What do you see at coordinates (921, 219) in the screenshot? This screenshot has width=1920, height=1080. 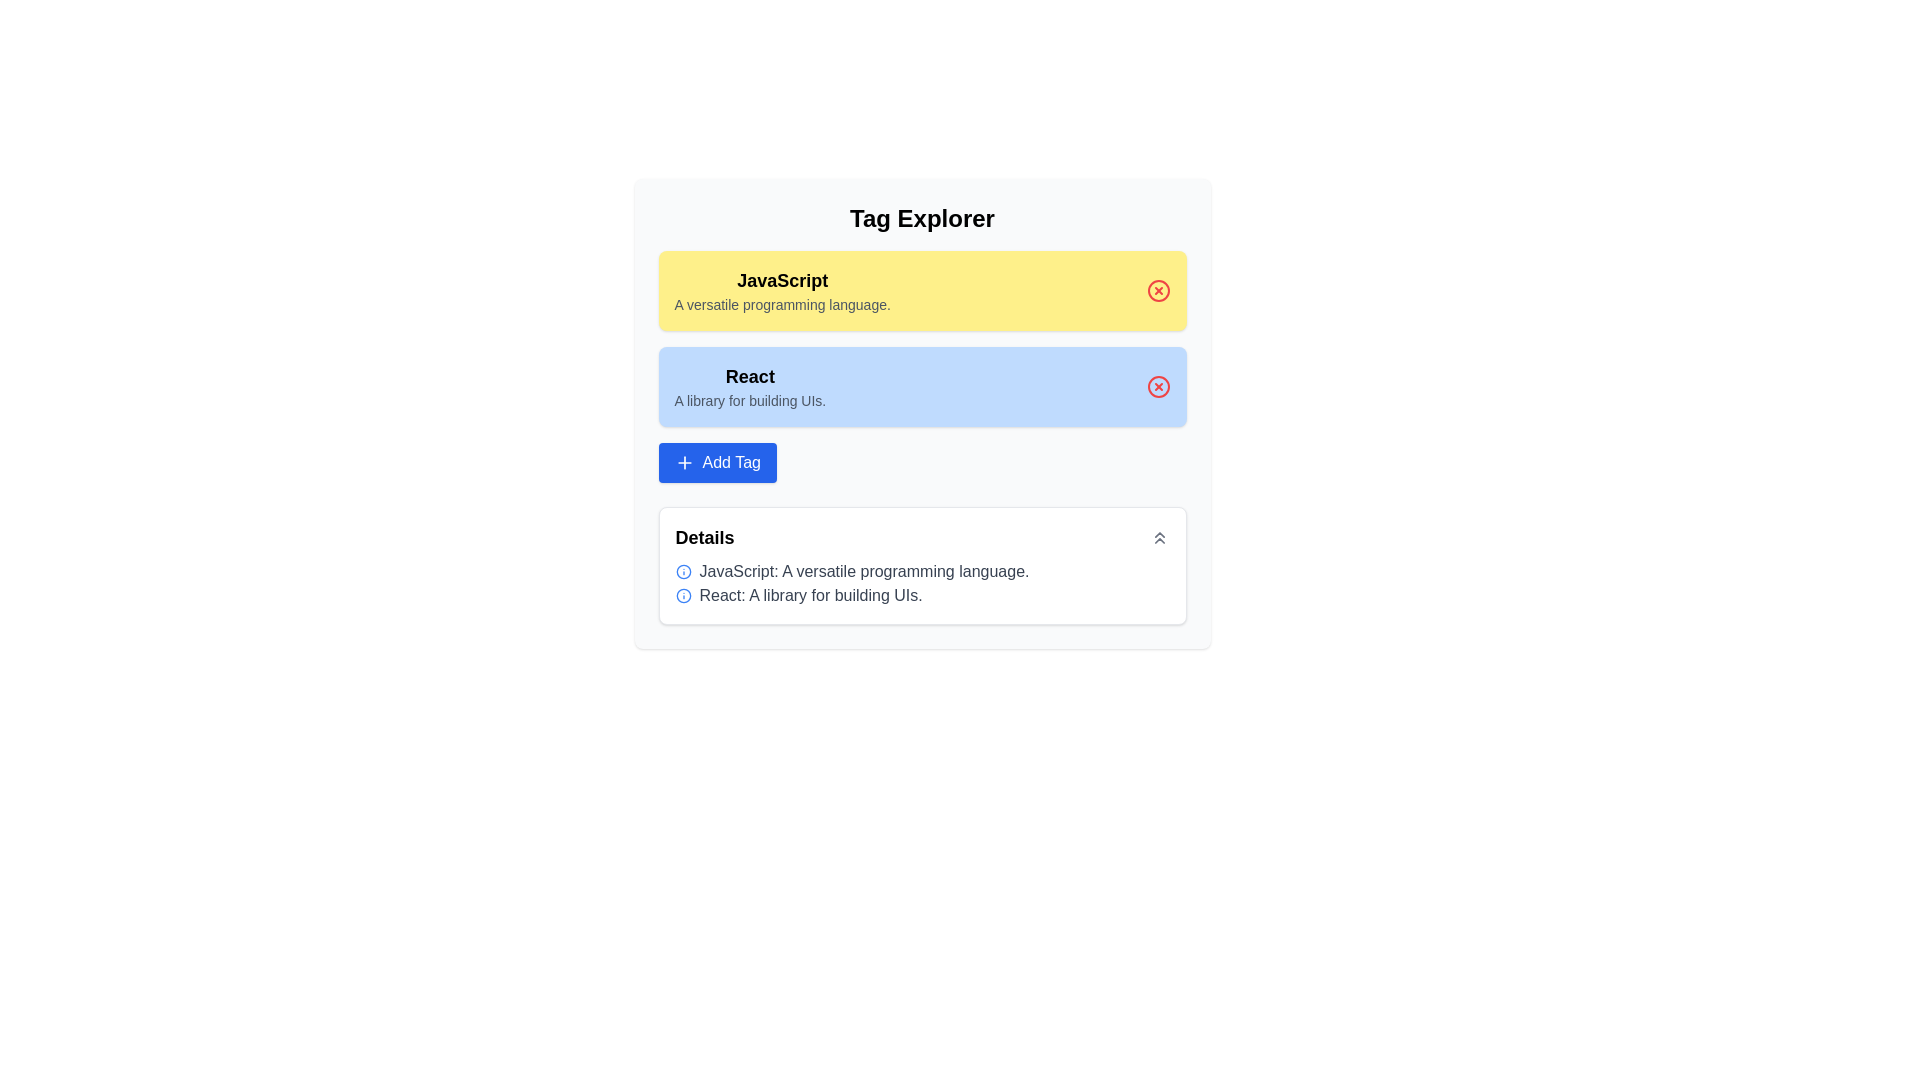 I see `the 'Tag Explorer' header text, which is prominently displayed at the top of the box and styled in a bold, large font` at bounding box center [921, 219].